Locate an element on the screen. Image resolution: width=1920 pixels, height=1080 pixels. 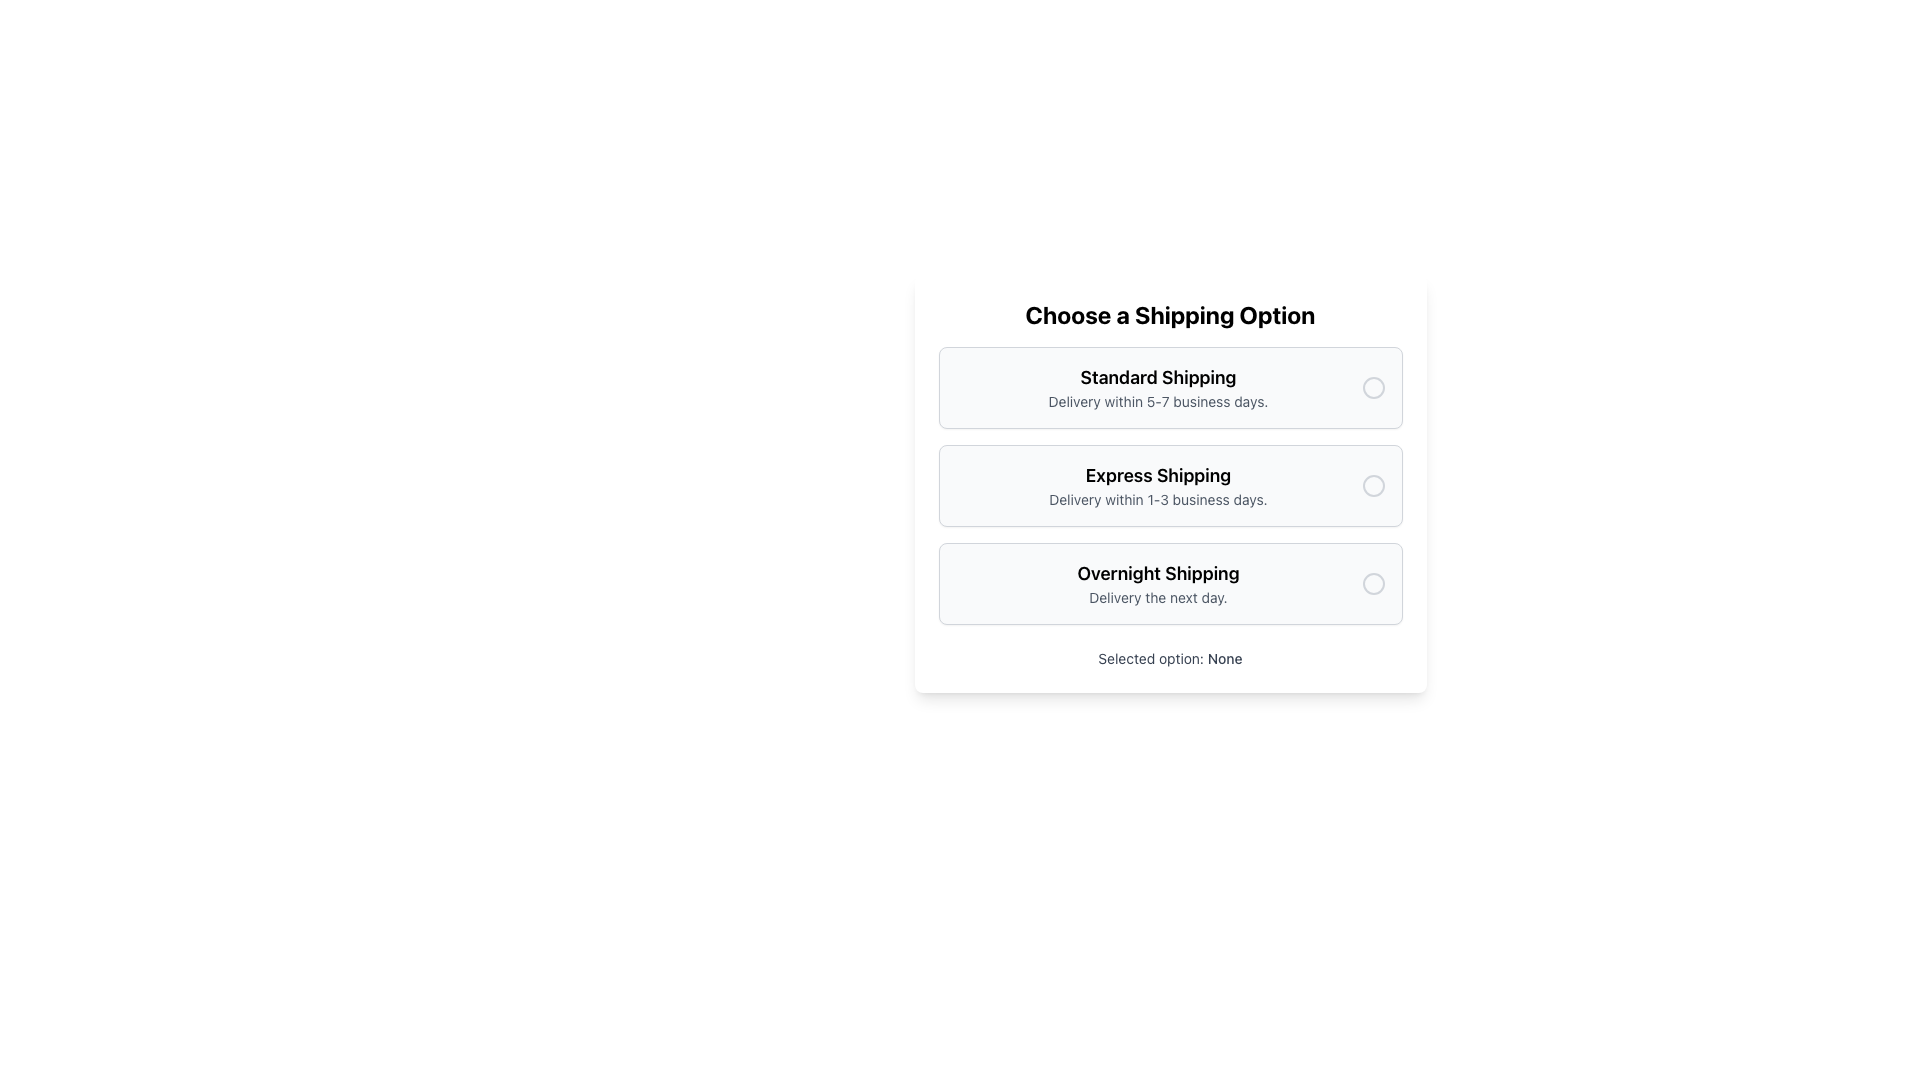
textual information about the 'Overnight Shipping' option, which is the third item in the vertical list of shipping options is located at coordinates (1158, 583).